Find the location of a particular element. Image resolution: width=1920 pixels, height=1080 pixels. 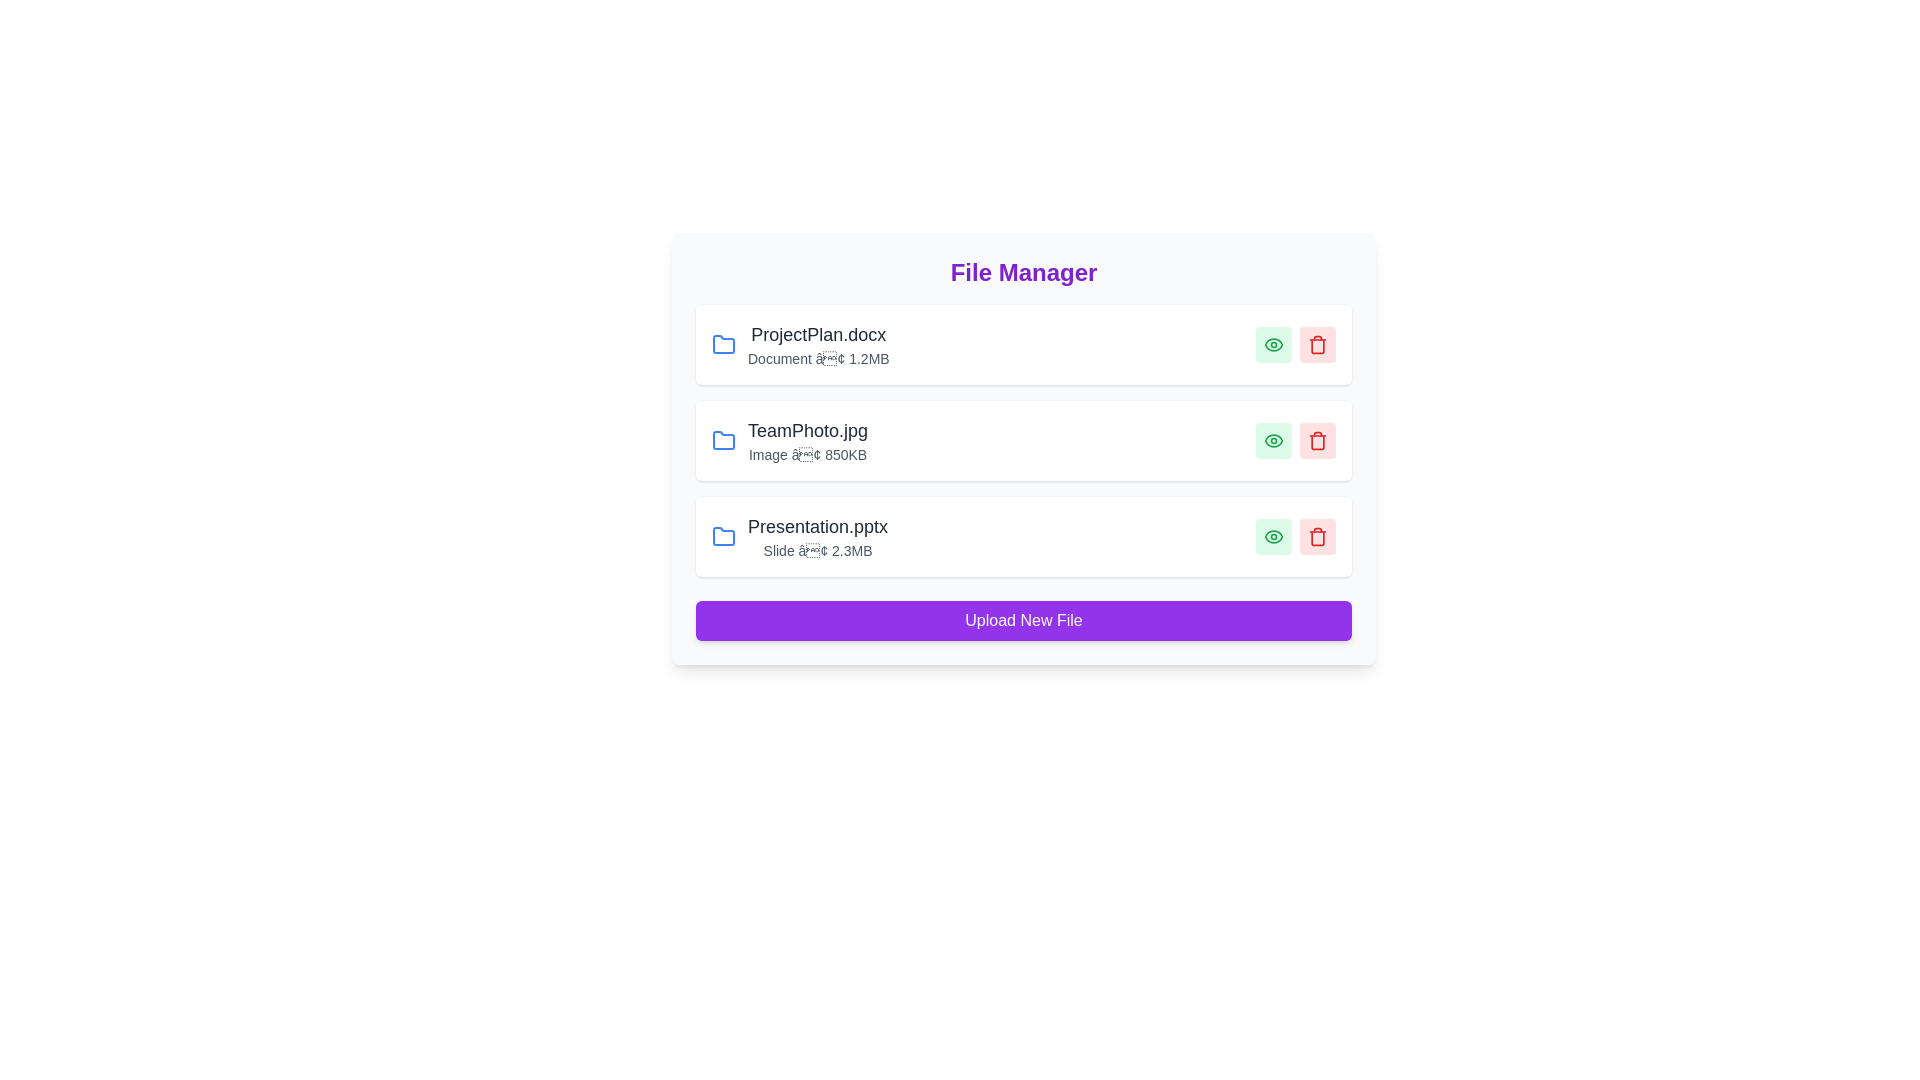

the file name TeamPhoto.jpg to edit or rename it is located at coordinates (808, 430).